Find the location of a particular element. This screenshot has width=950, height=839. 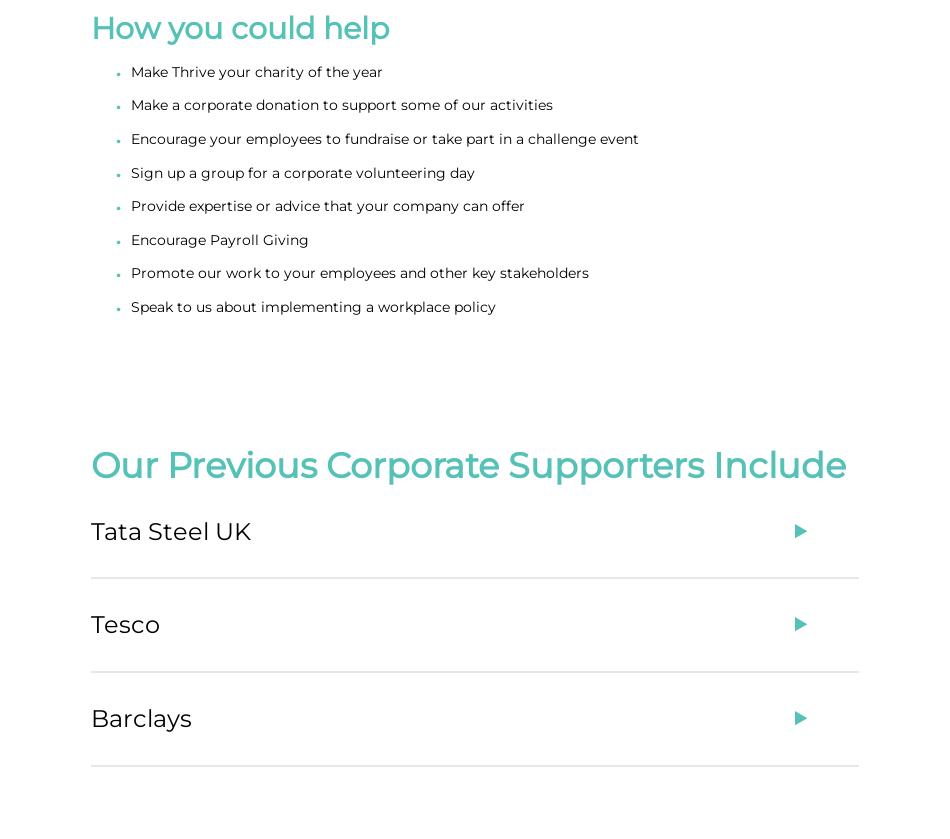

'Encourage Payroll Giving' is located at coordinates (220, 239).